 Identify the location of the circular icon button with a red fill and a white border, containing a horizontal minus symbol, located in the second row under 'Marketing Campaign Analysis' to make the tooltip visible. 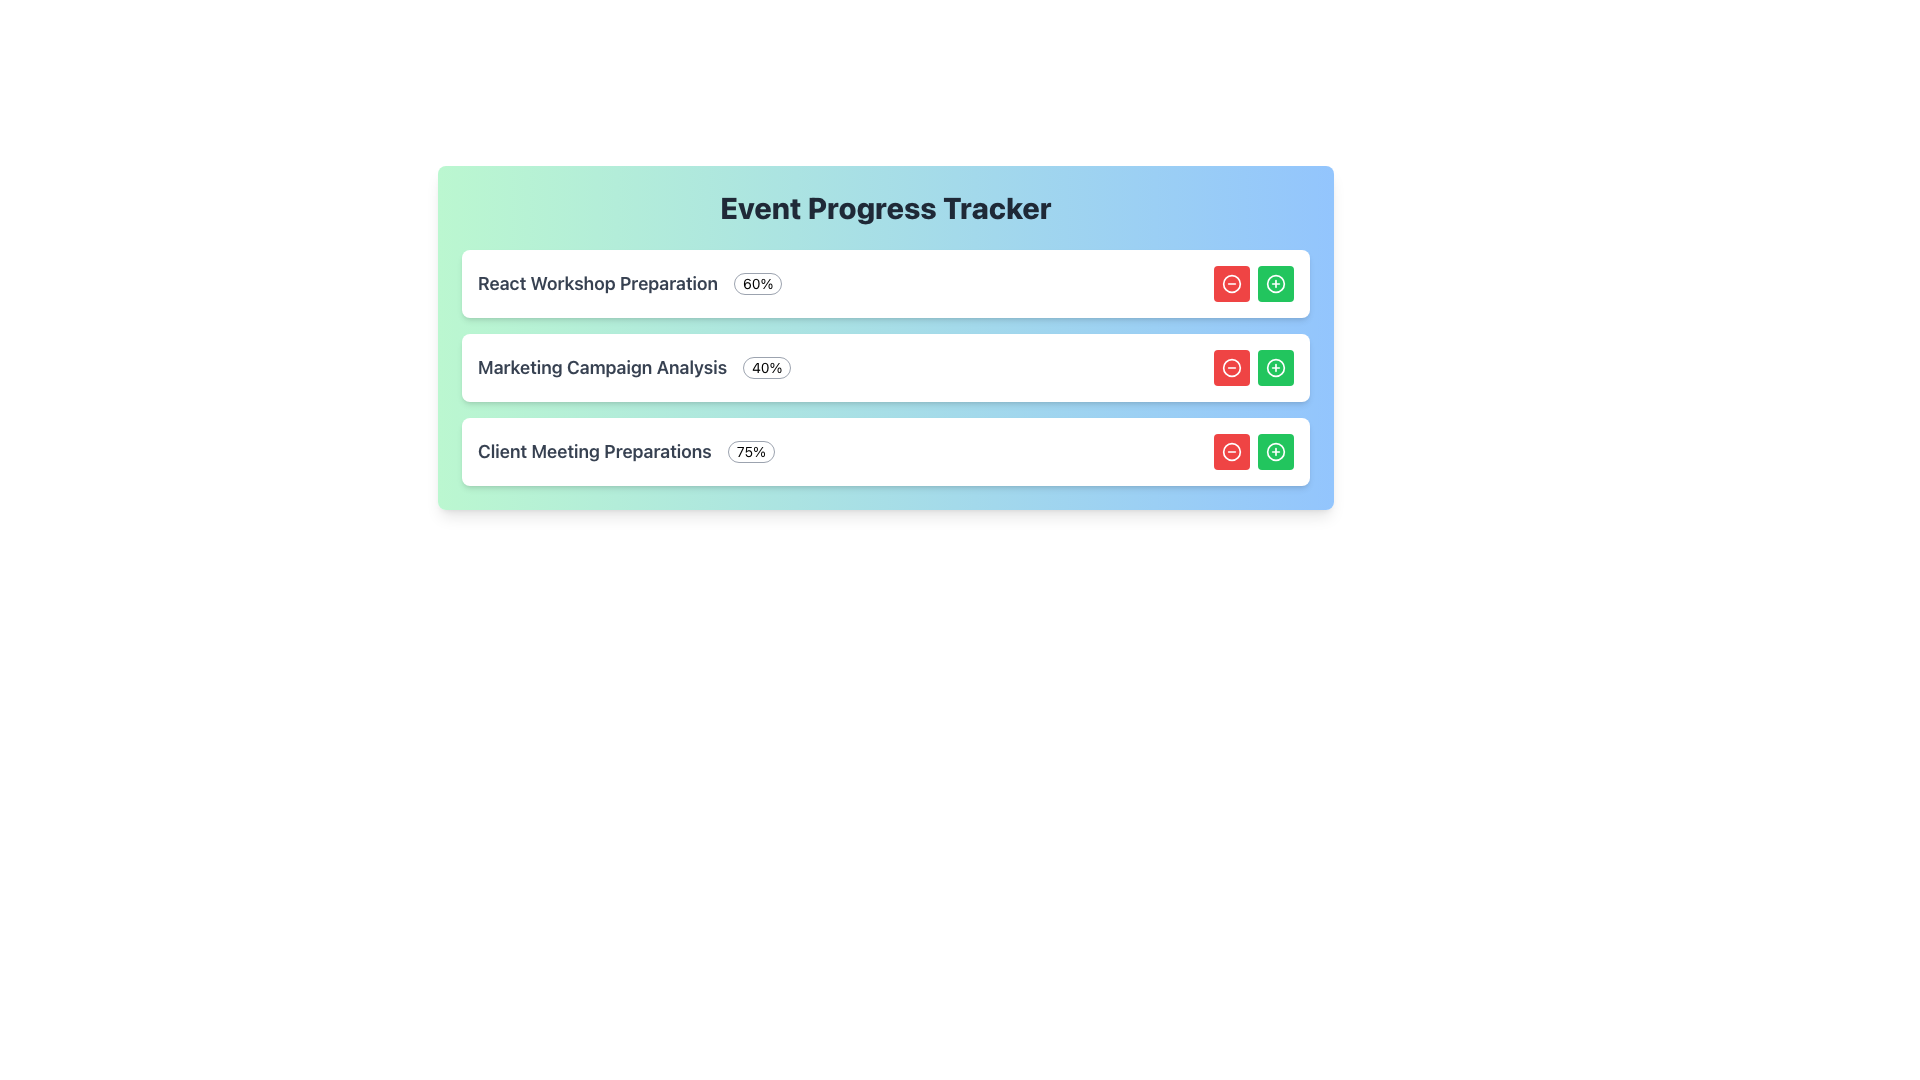
(1231, 451).